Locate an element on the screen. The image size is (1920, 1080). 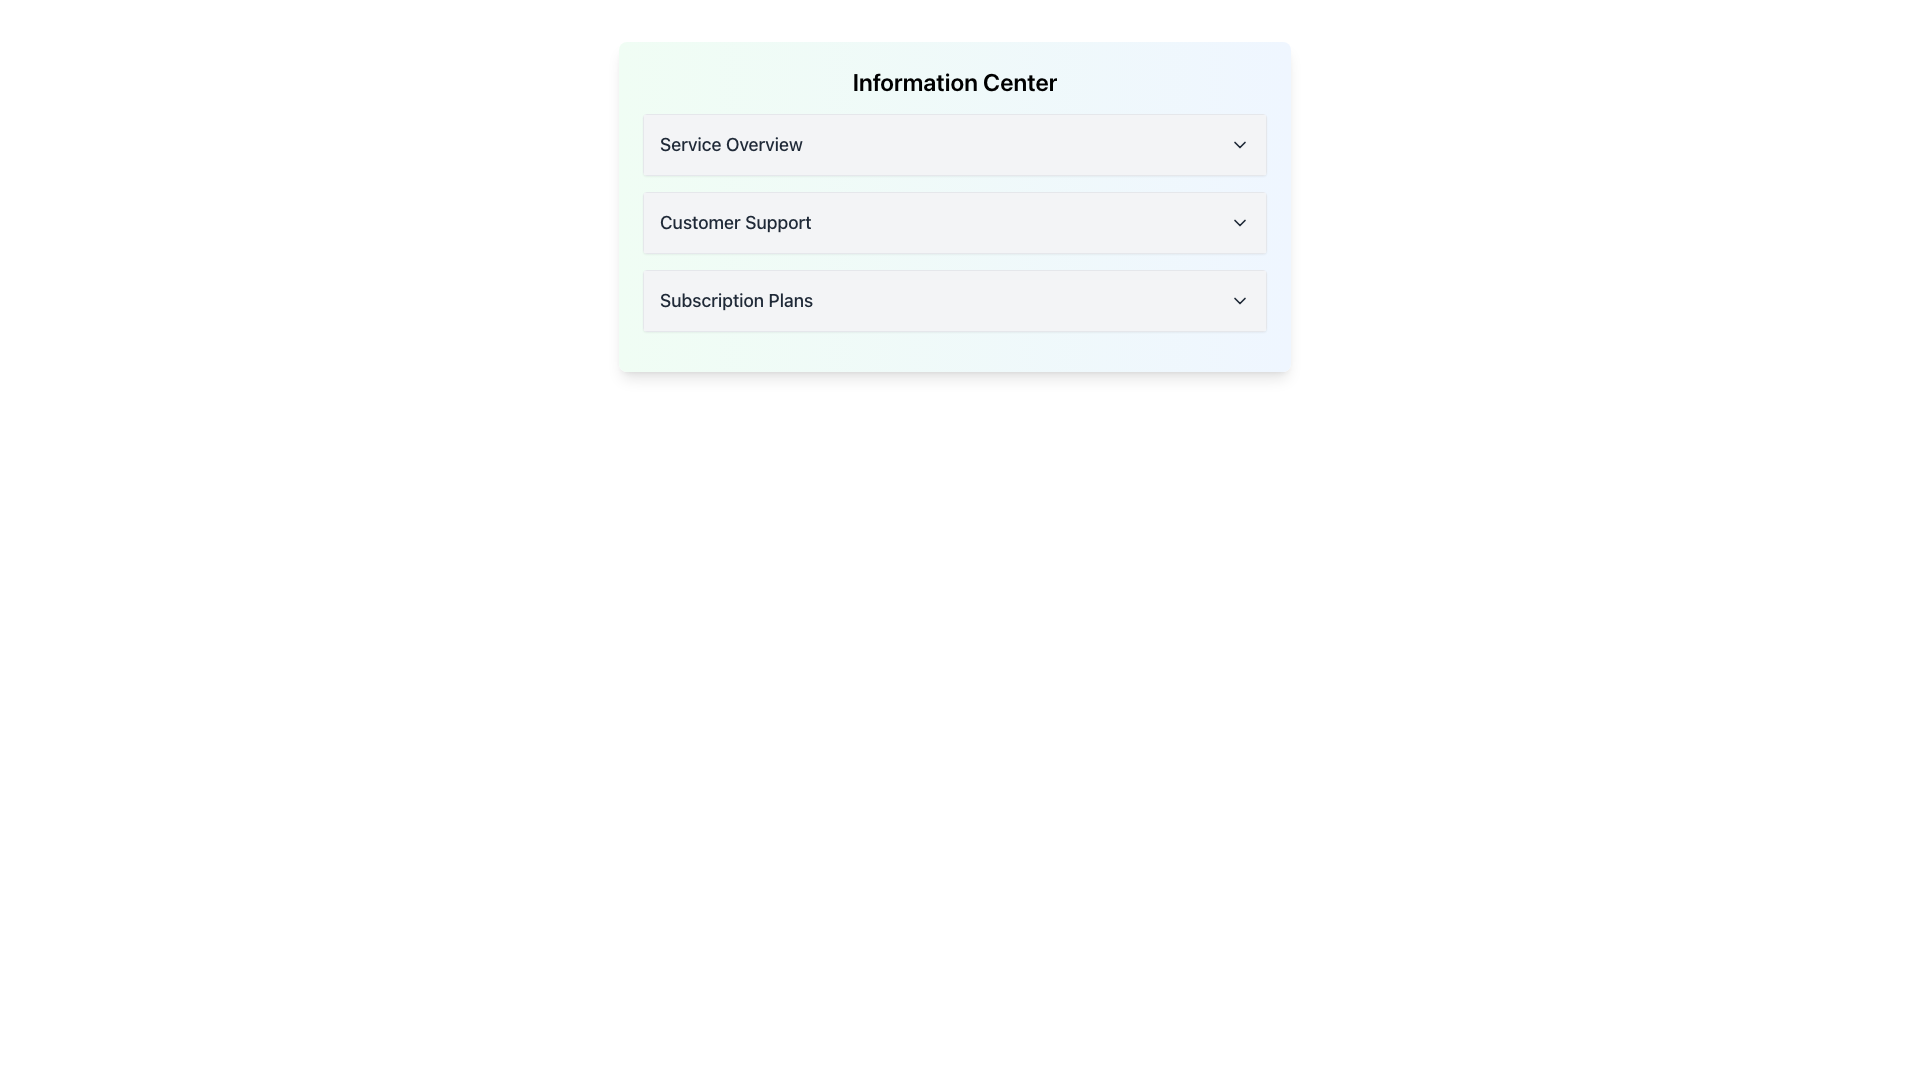
the 'Subscription Plans' toggle button in the 'Information Center' to navigate is located at coordinates (954, 300).